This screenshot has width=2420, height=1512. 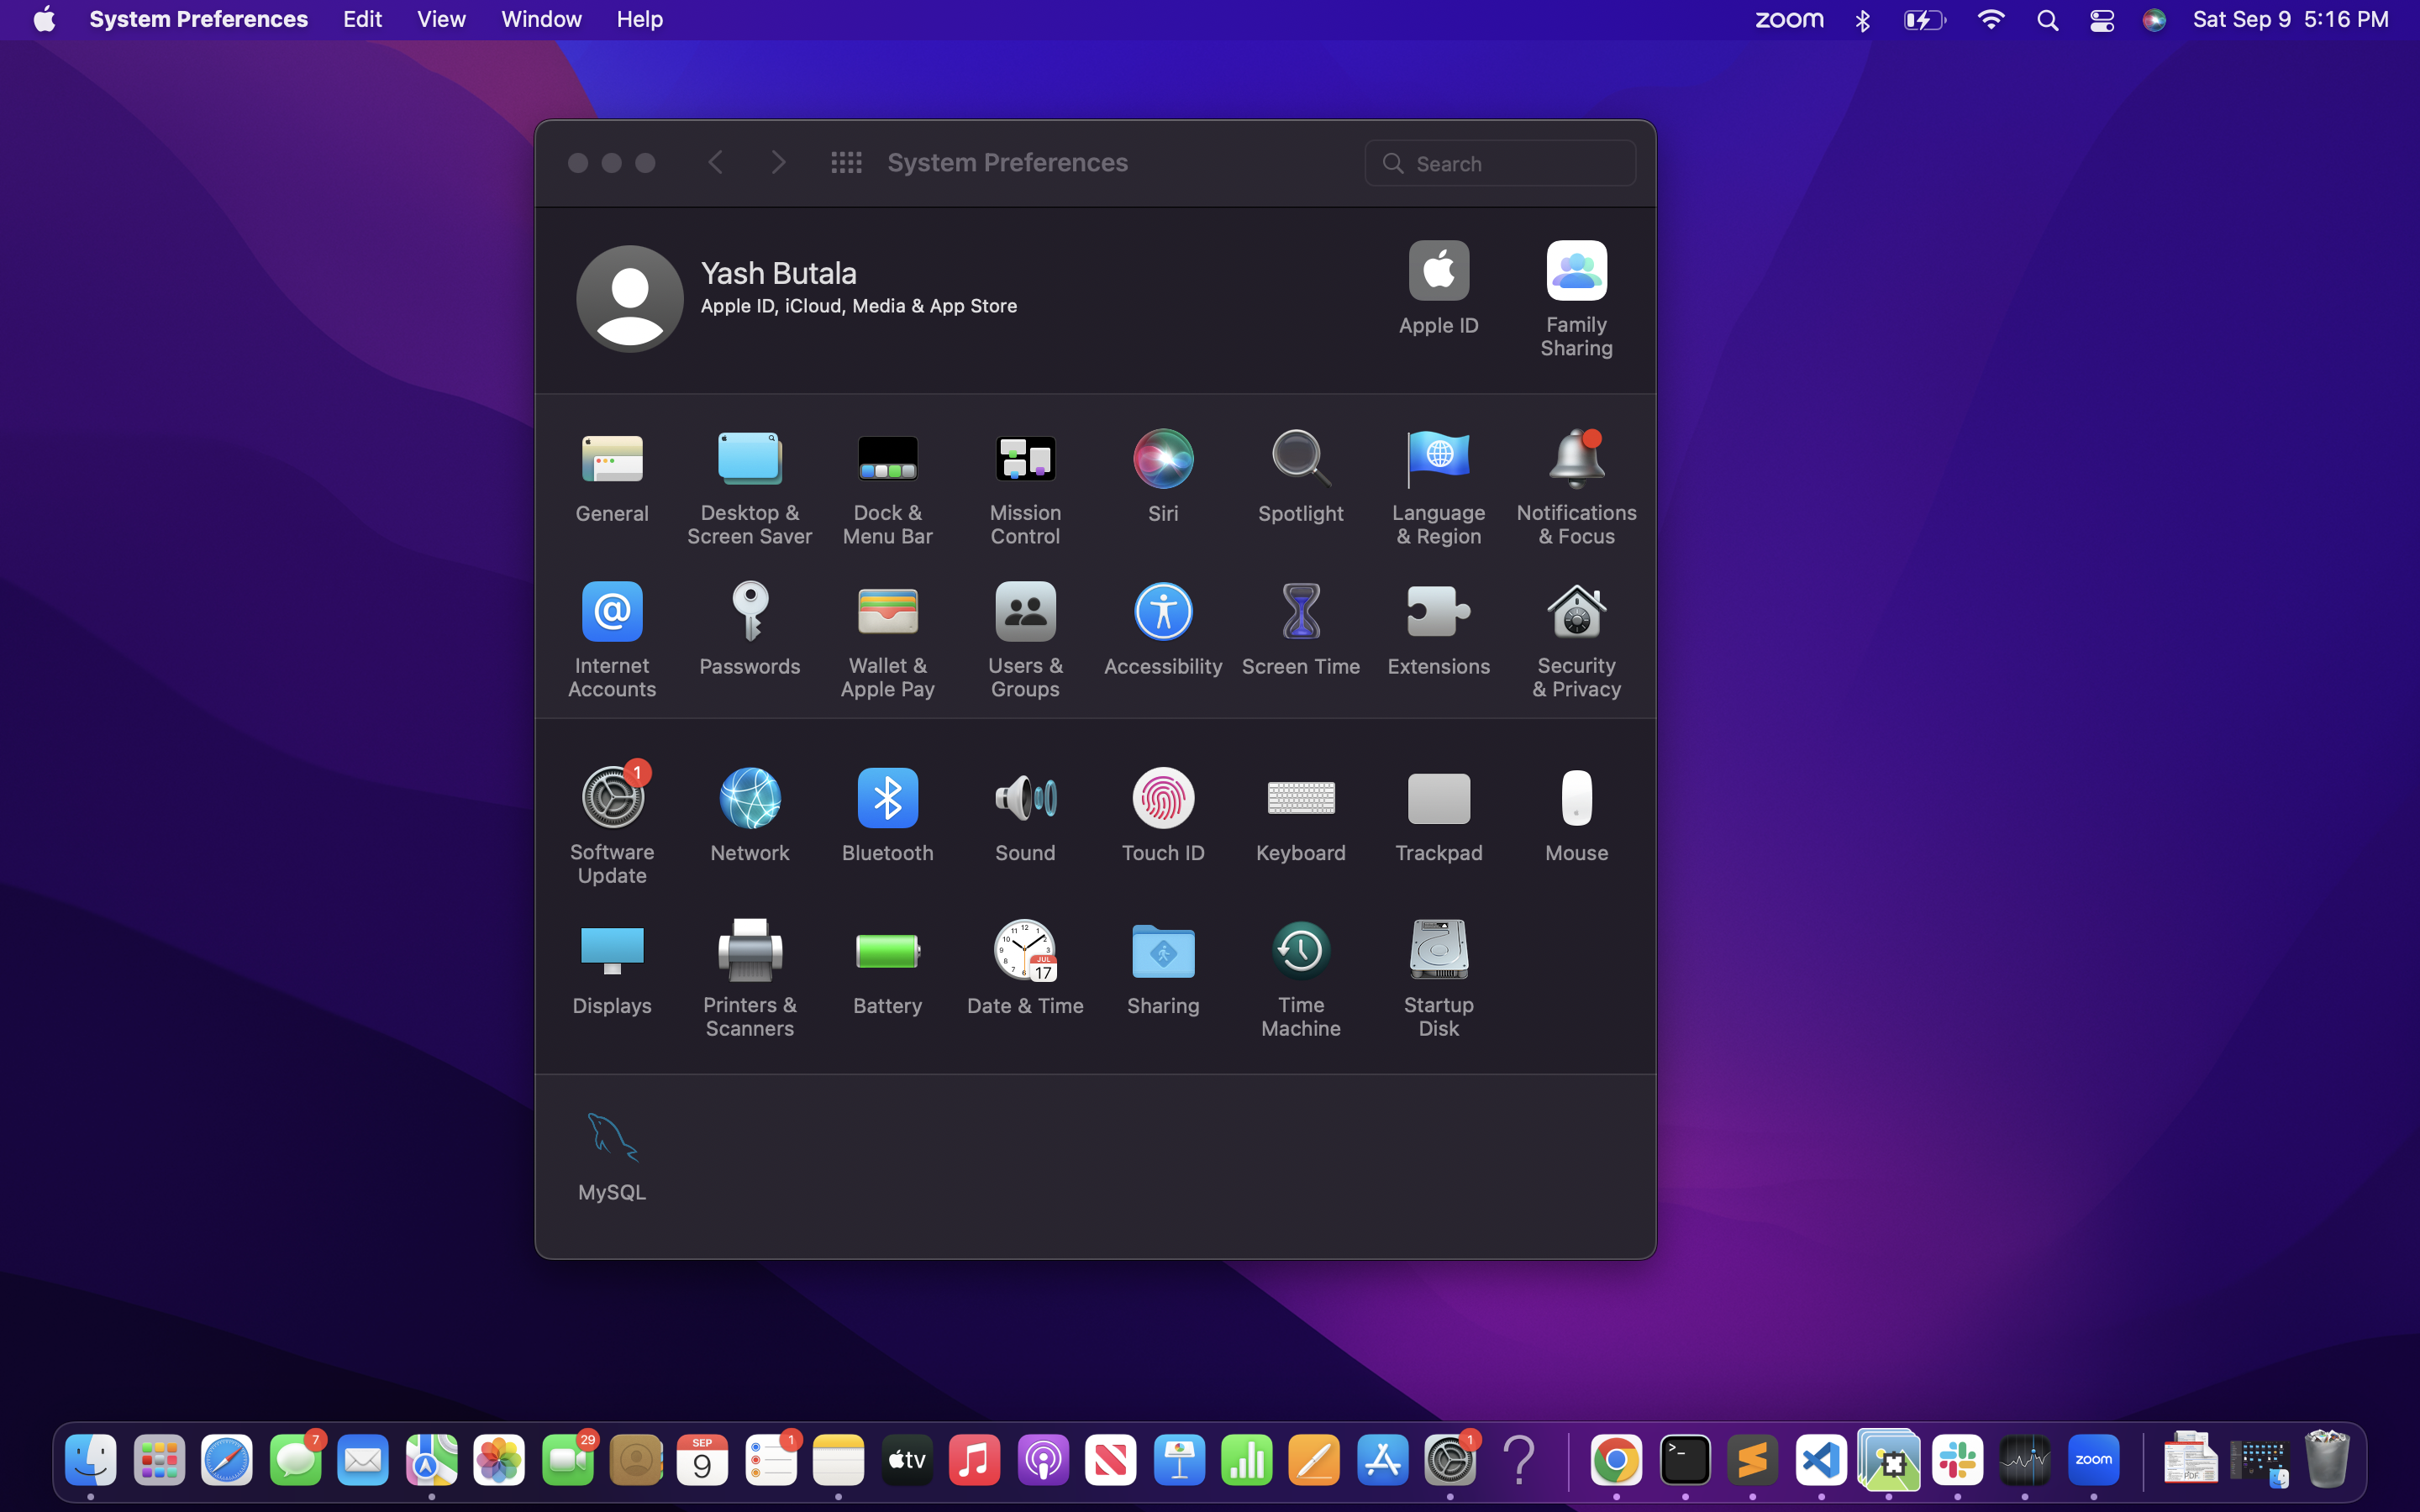 I want to click on keyboard configurations using search option, so click(x=1502, y=160).